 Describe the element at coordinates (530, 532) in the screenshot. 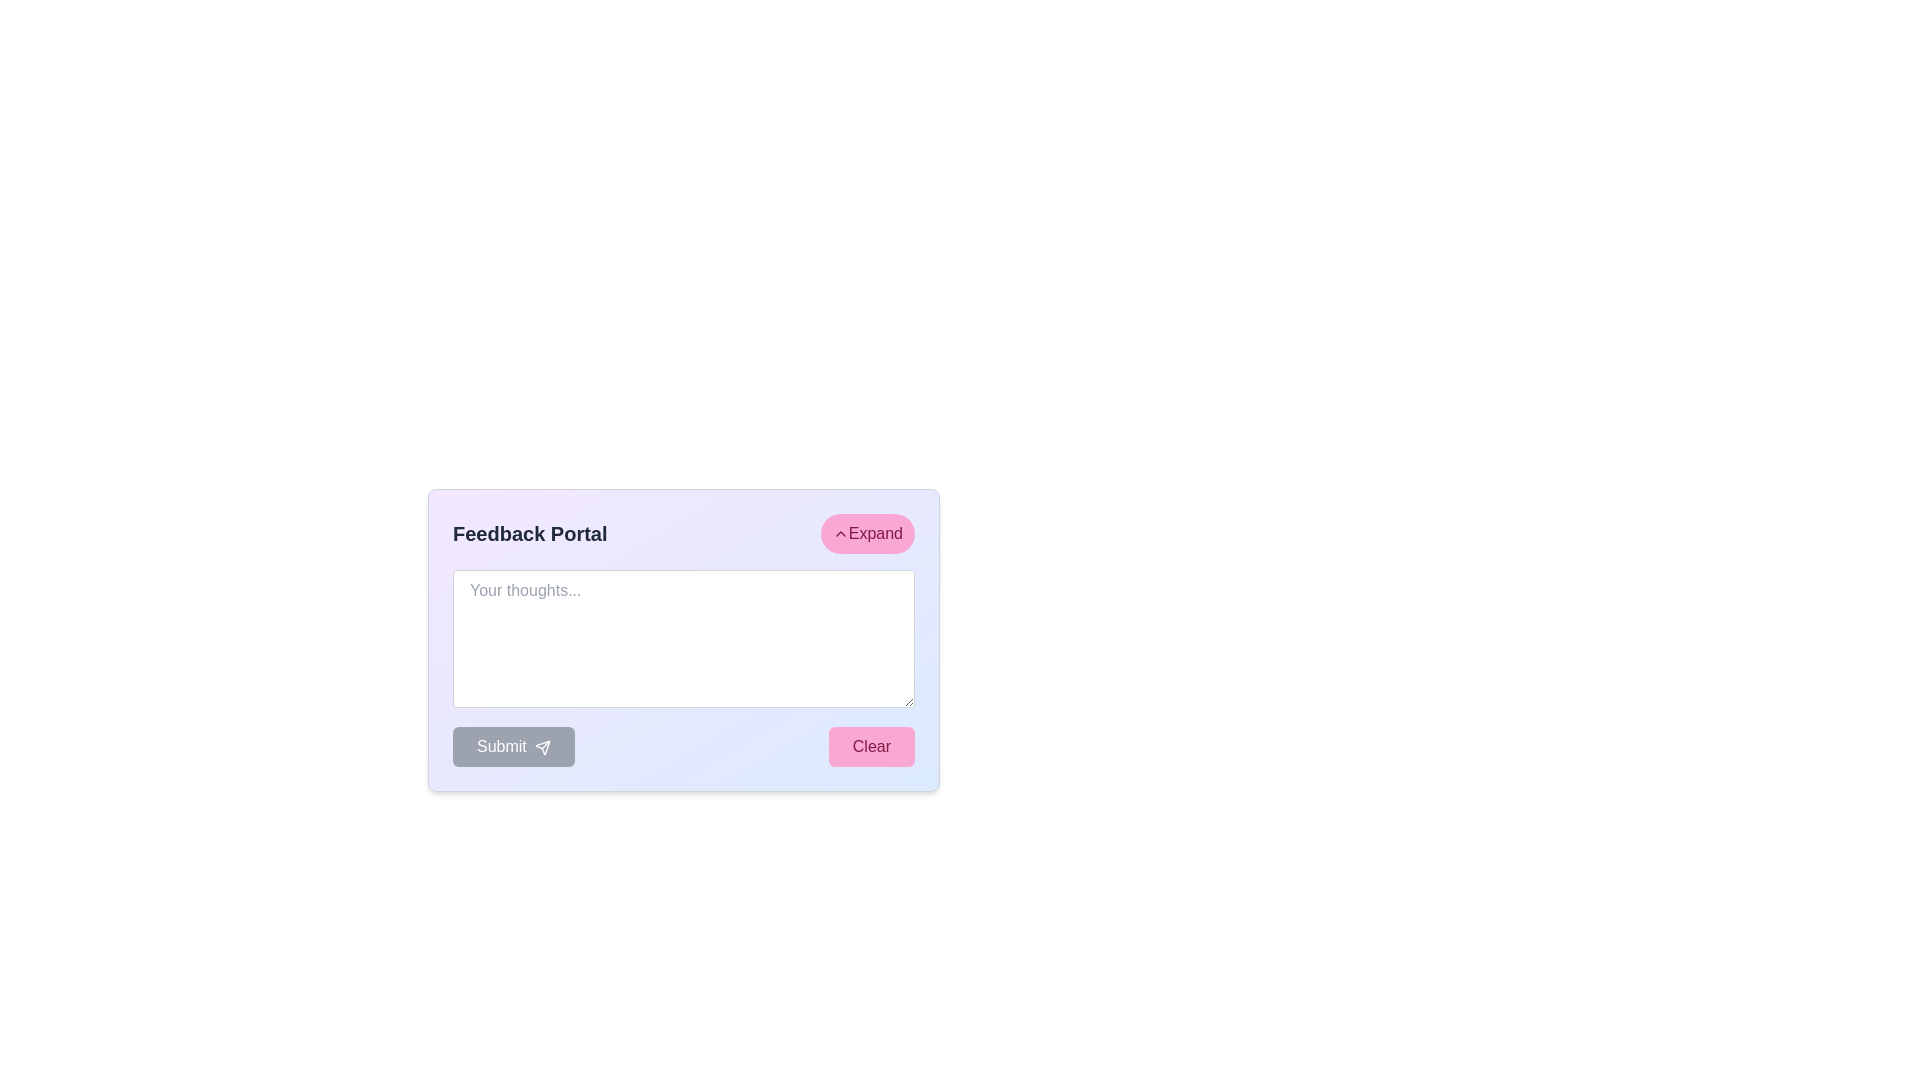

I see `the 'Feedback Portal' text label, which is a bold and larger font text in dark gray color, located in the top-left corner of a light lavender box, positioned to the left of the 'Expand' button` at that location.